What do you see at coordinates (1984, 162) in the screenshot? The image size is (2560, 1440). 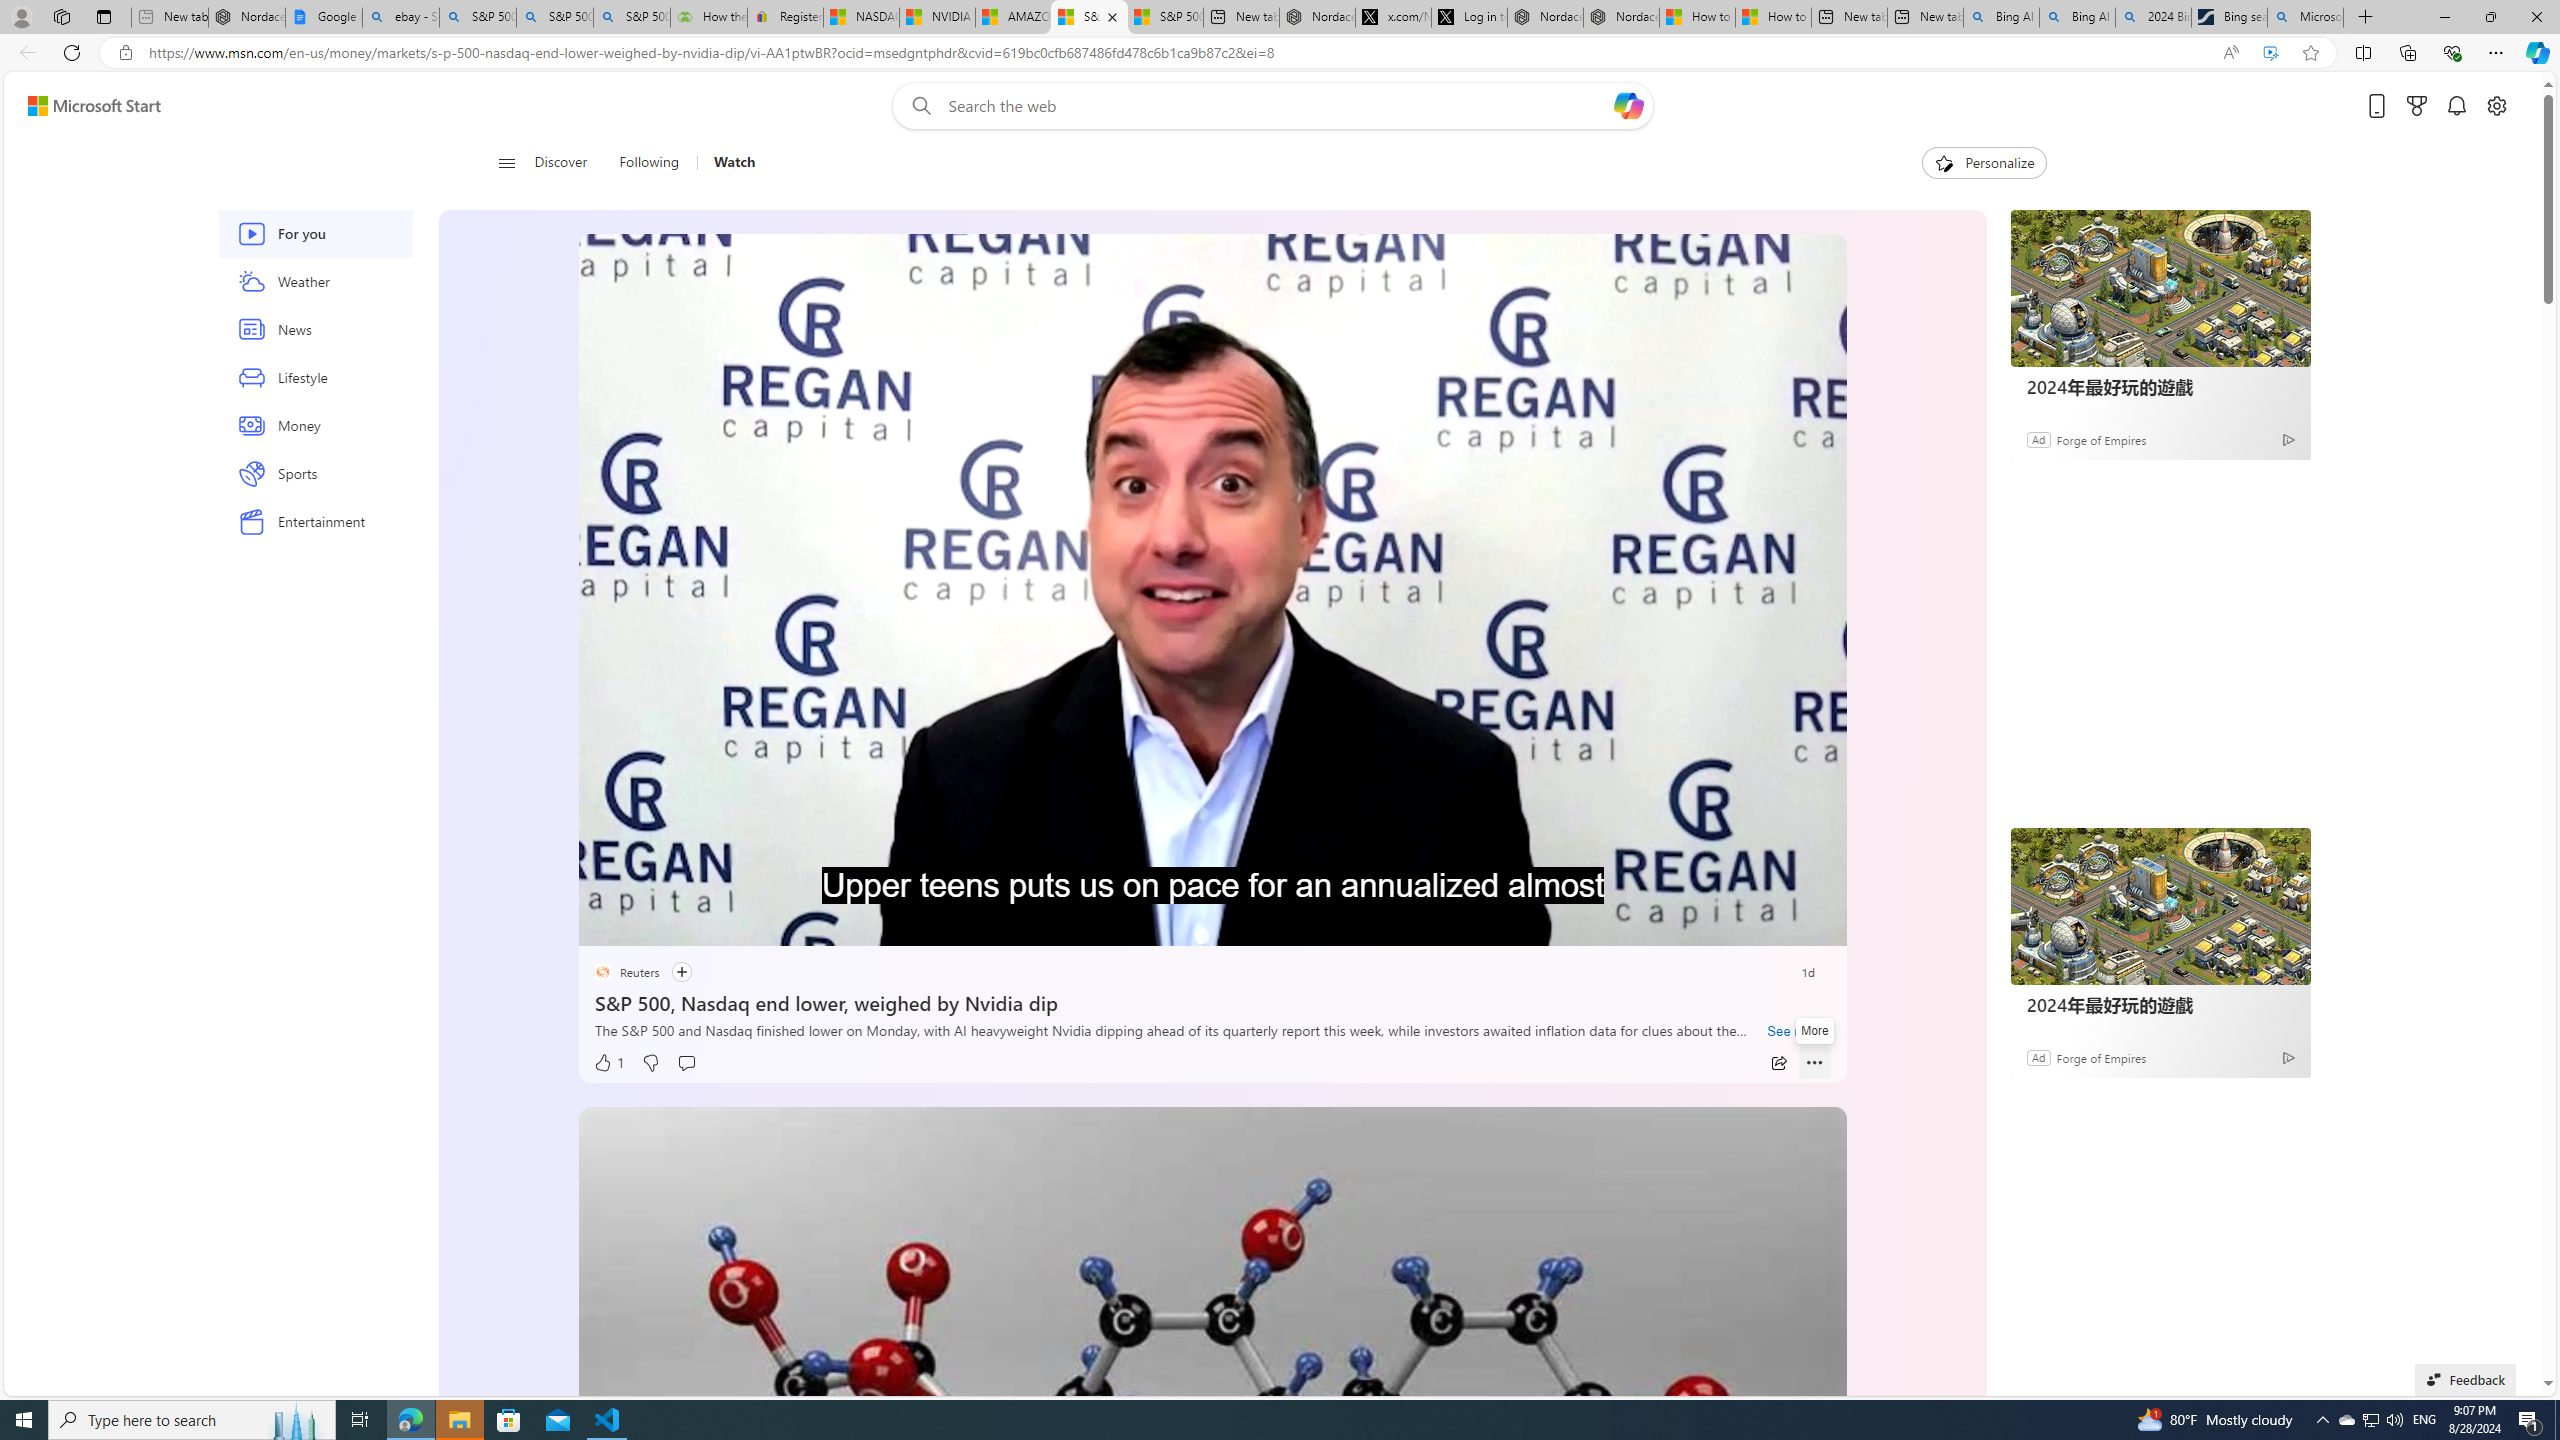 I see `'Personalize'` at bounding box center [1984, 162].